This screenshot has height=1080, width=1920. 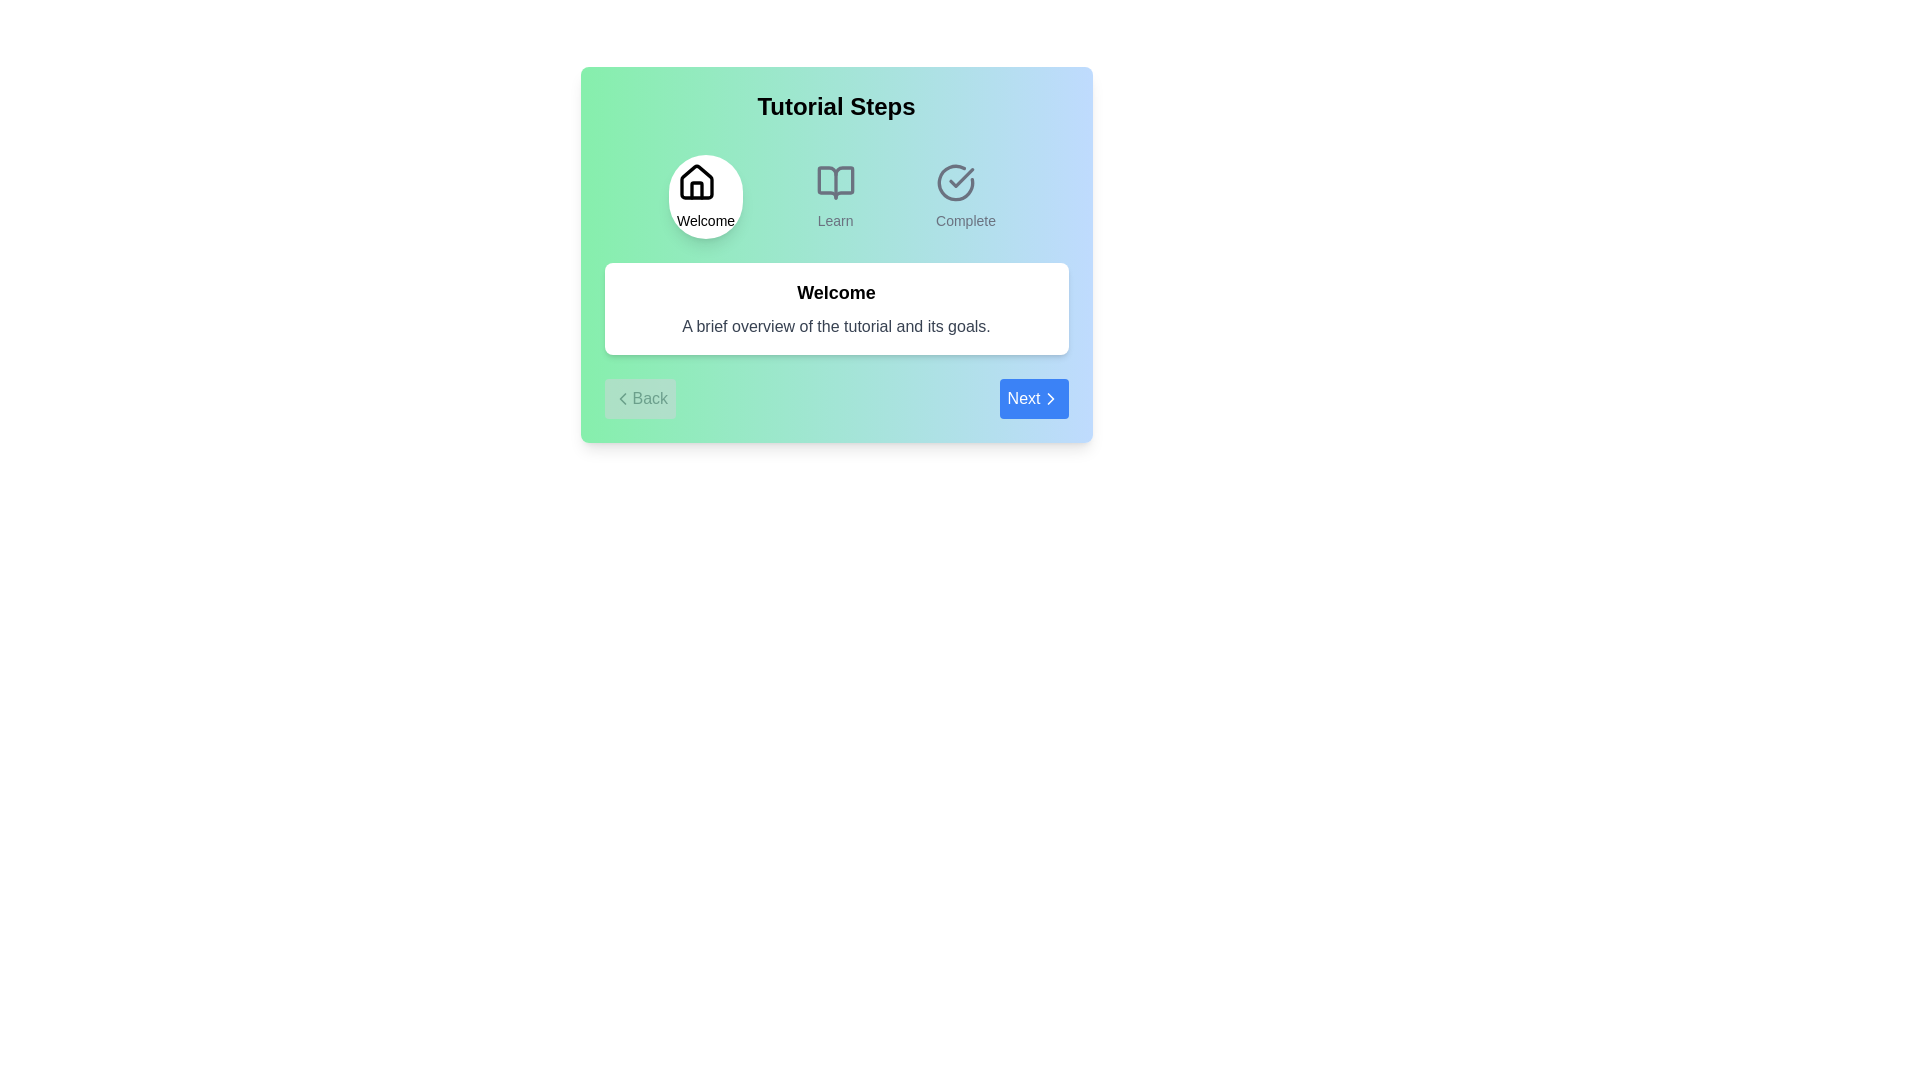 What do you see at coordinates (705, 196) in the screenshot?
I see `the highlighted 'Welcome' step icon to confirm its selection` at bounding box center [705, 196].